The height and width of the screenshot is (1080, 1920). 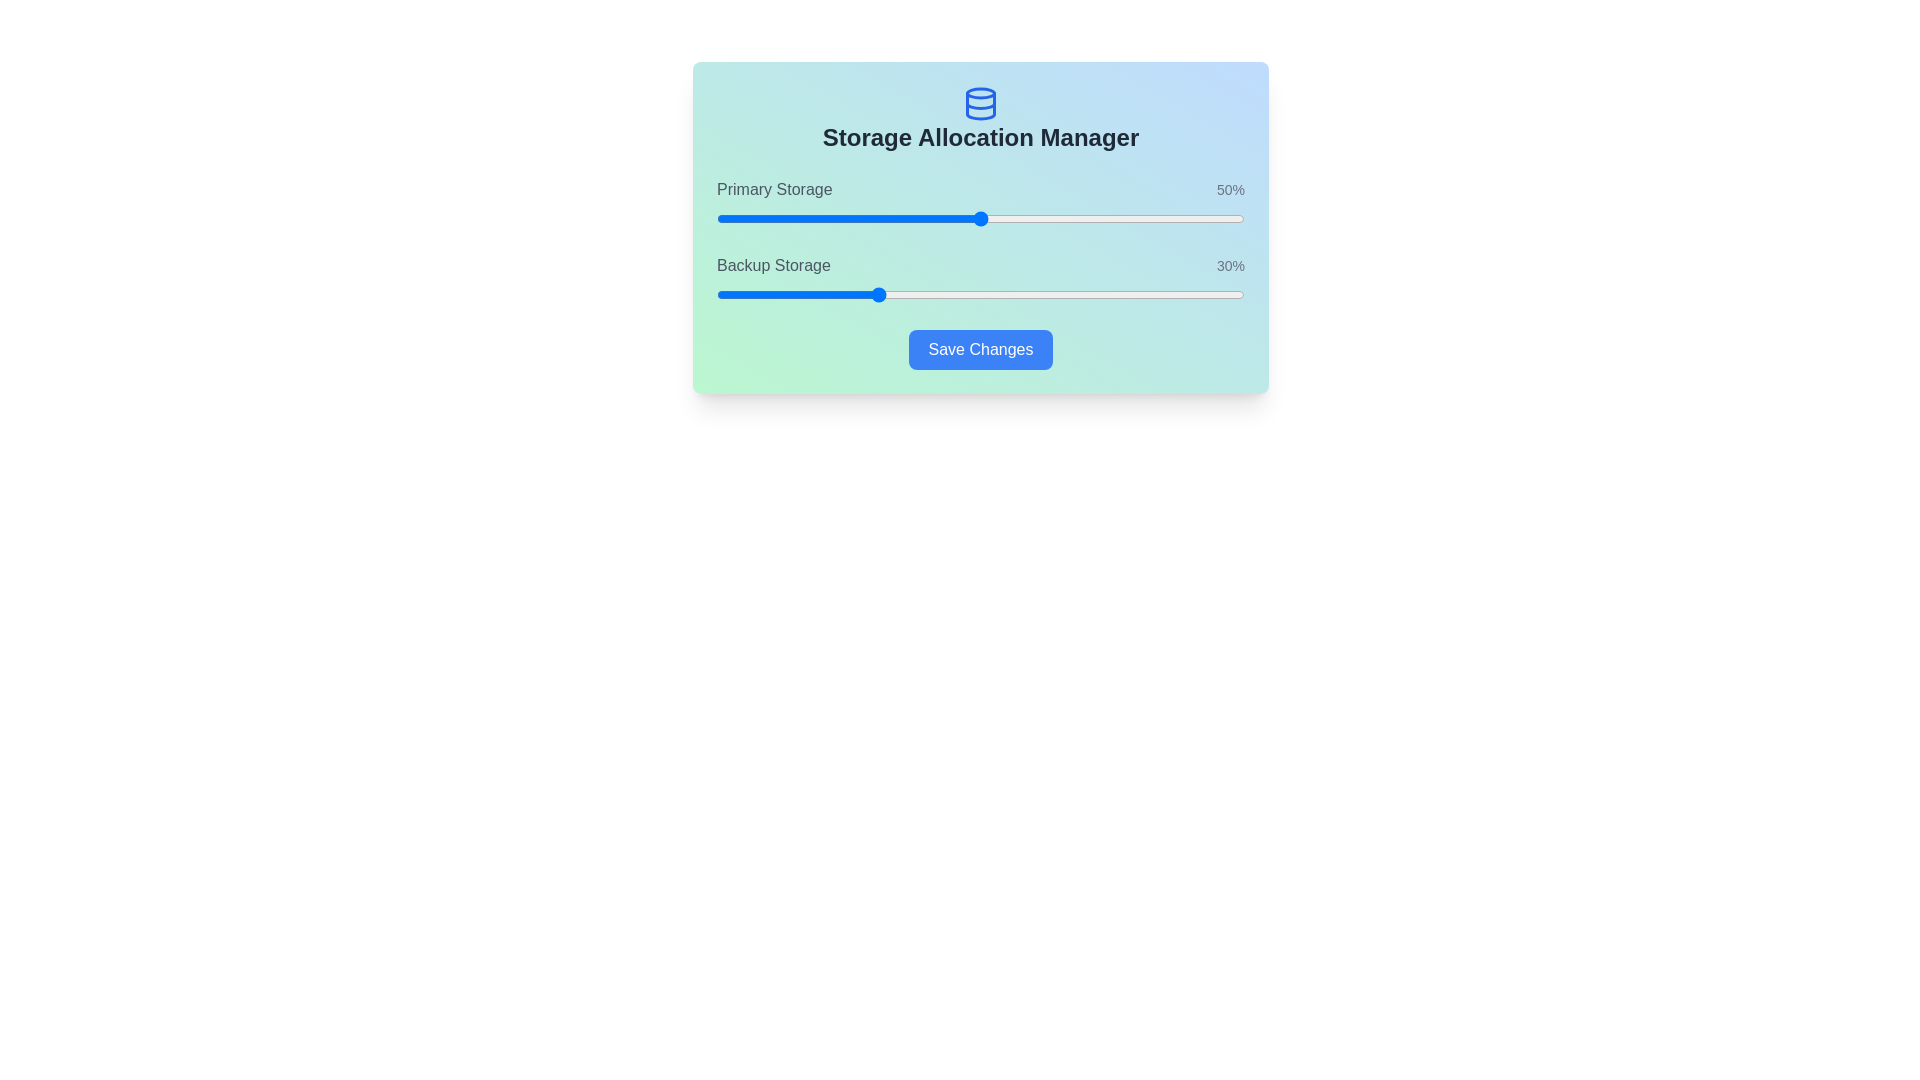 What do you see at coordinates (731, 294) in the screenshot?
I see `the Backup Storage slider to 3%` at bounding box center [731, 294].